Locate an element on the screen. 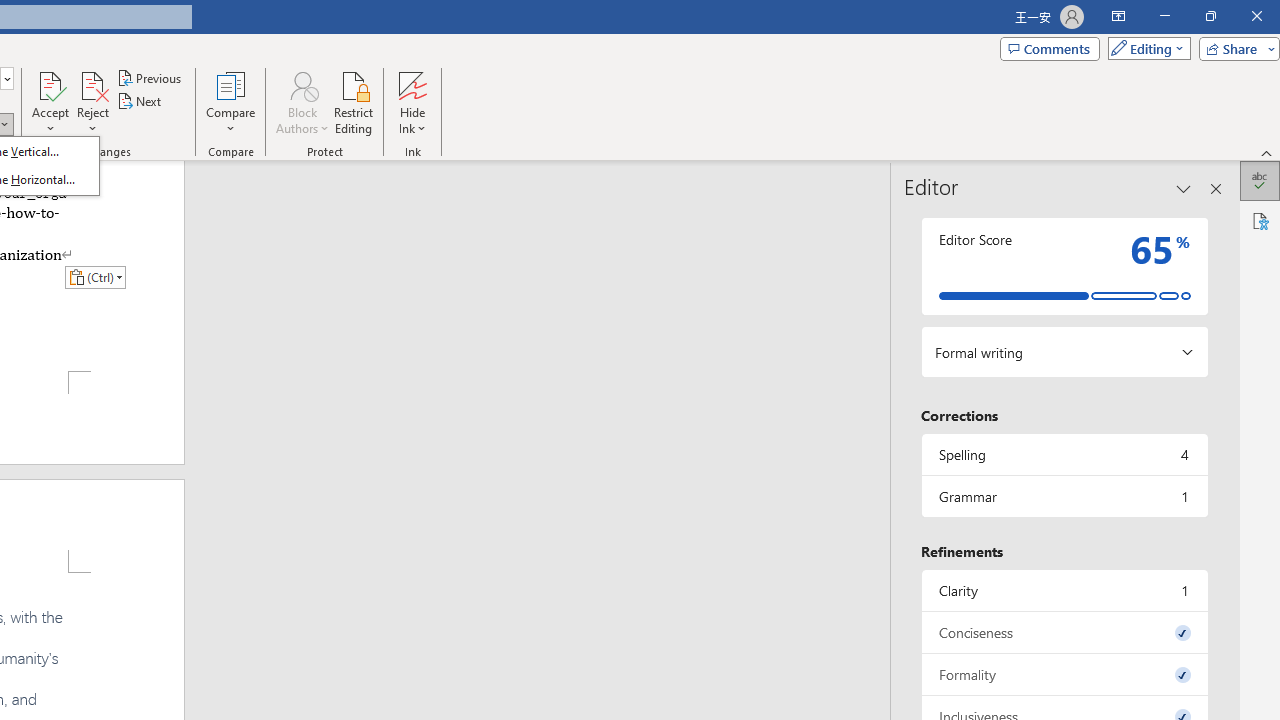 The height and width of the screenshot is (720, 1280). 'Compare' is located at coordinates (231, 103).